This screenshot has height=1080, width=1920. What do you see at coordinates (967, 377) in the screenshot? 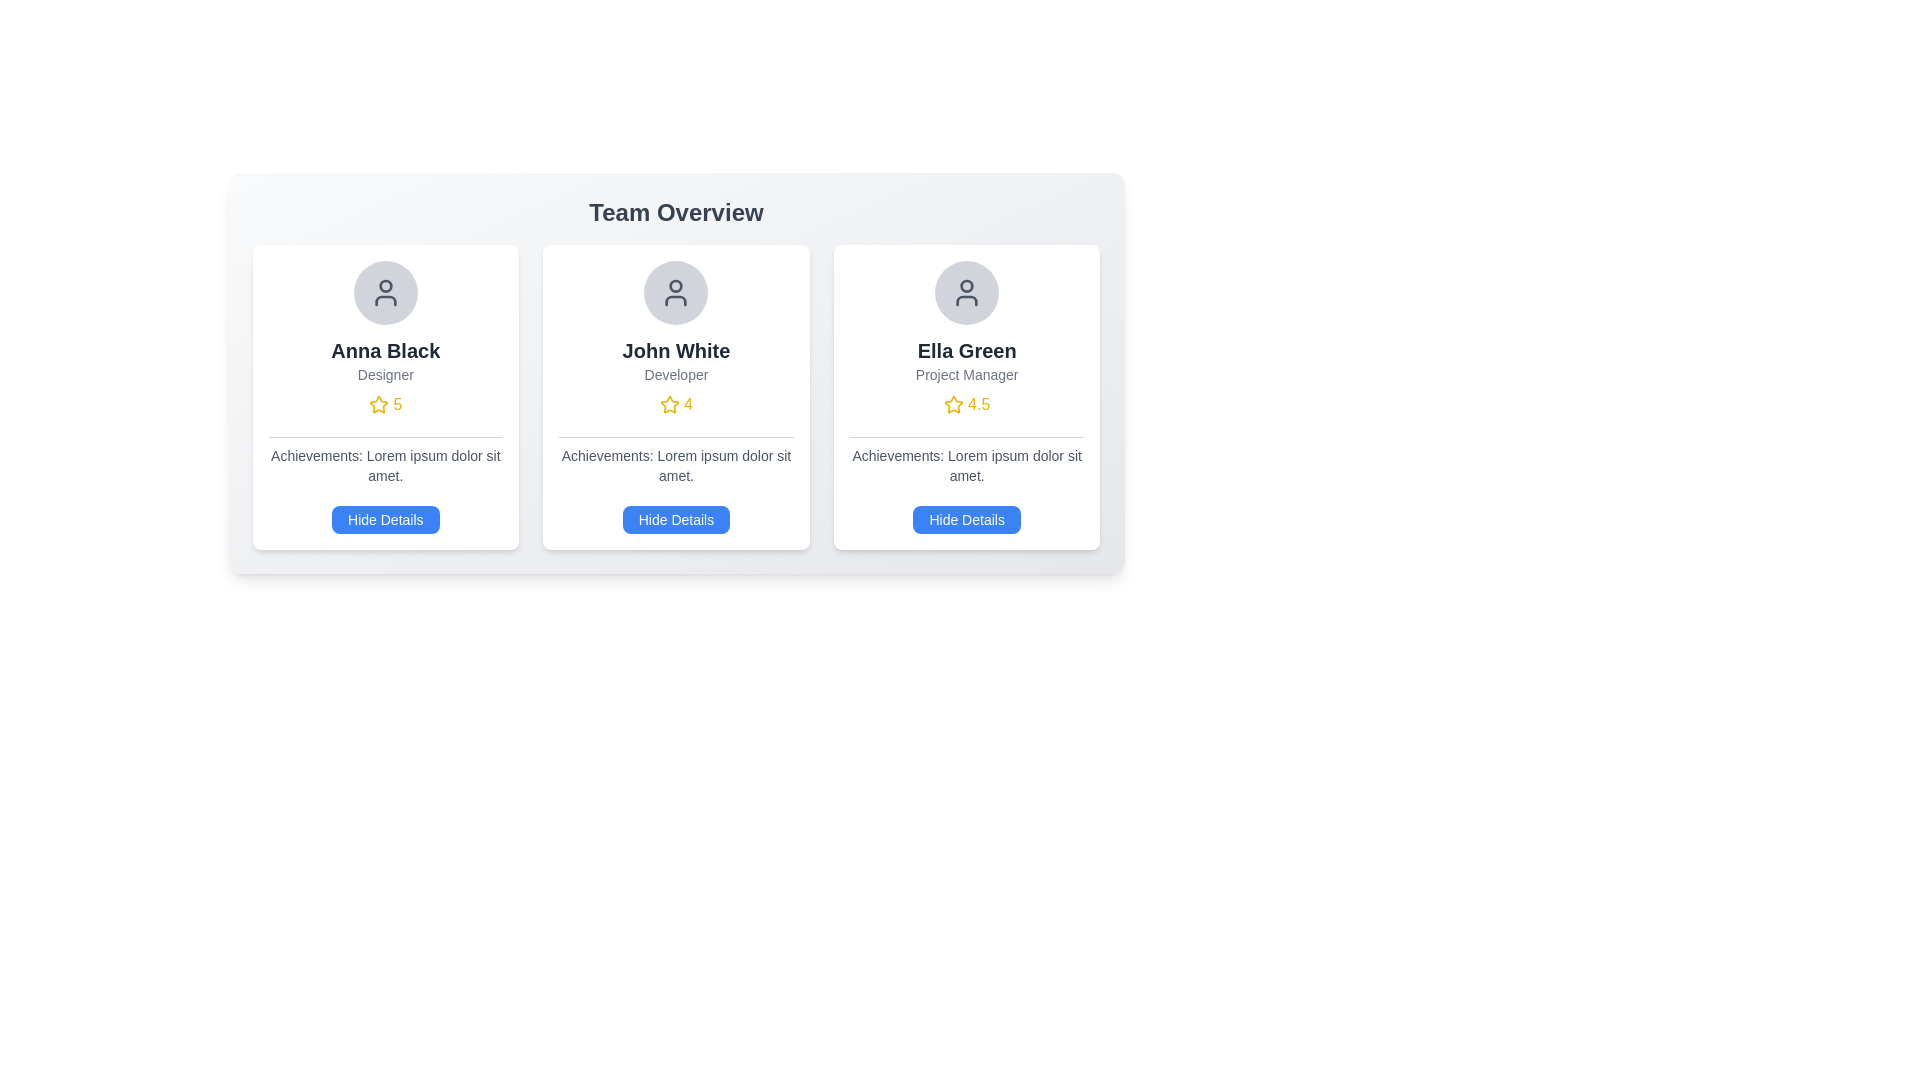
I see `information displayed in the text component enhanced with a star icon, which shows the user's name, professional role, and rating, located in the top central area of the user card interface` at bounding box center [967, 377].